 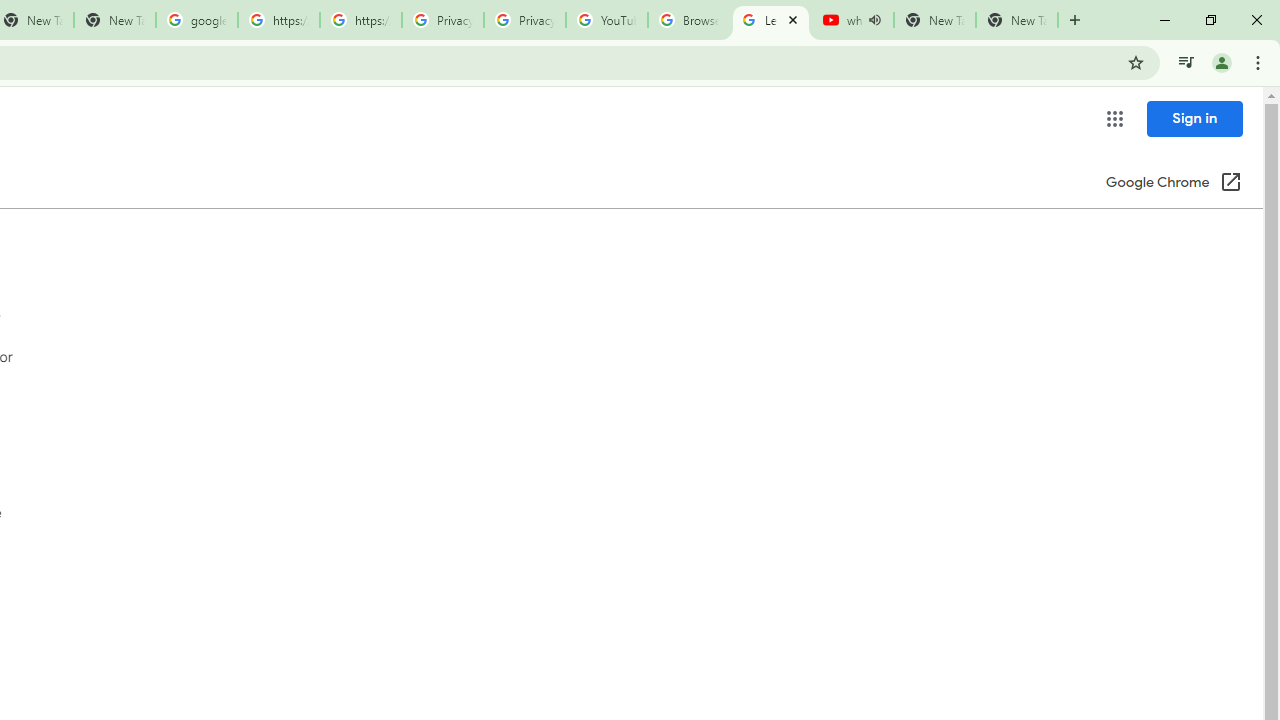 What do you see at coordinates (688, 20) in the screenshot?
I see `'Browse Chrome as a guest - Computer - Google Chrome Help'` at bounding box center [688, 20].